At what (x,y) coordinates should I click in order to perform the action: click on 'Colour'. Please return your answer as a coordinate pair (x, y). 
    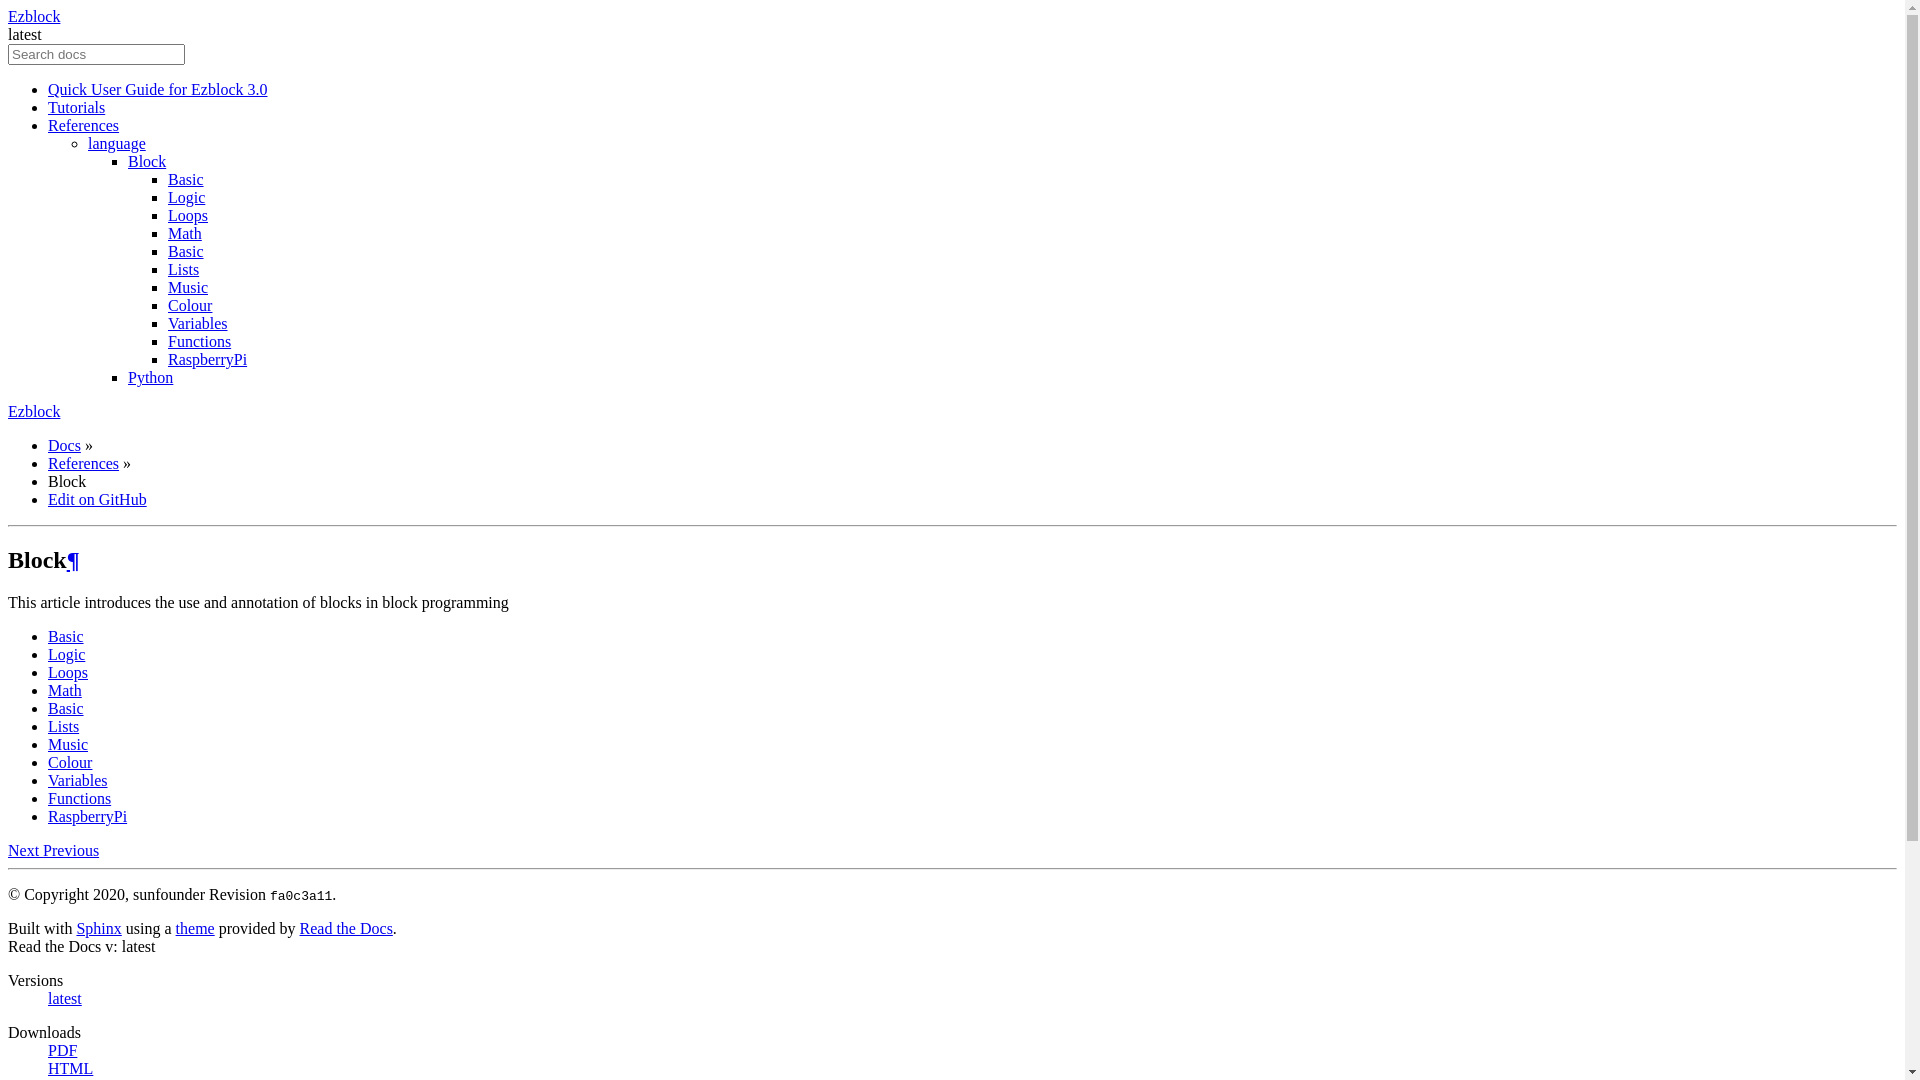
    Looking at the image, I should click on (190, 305).